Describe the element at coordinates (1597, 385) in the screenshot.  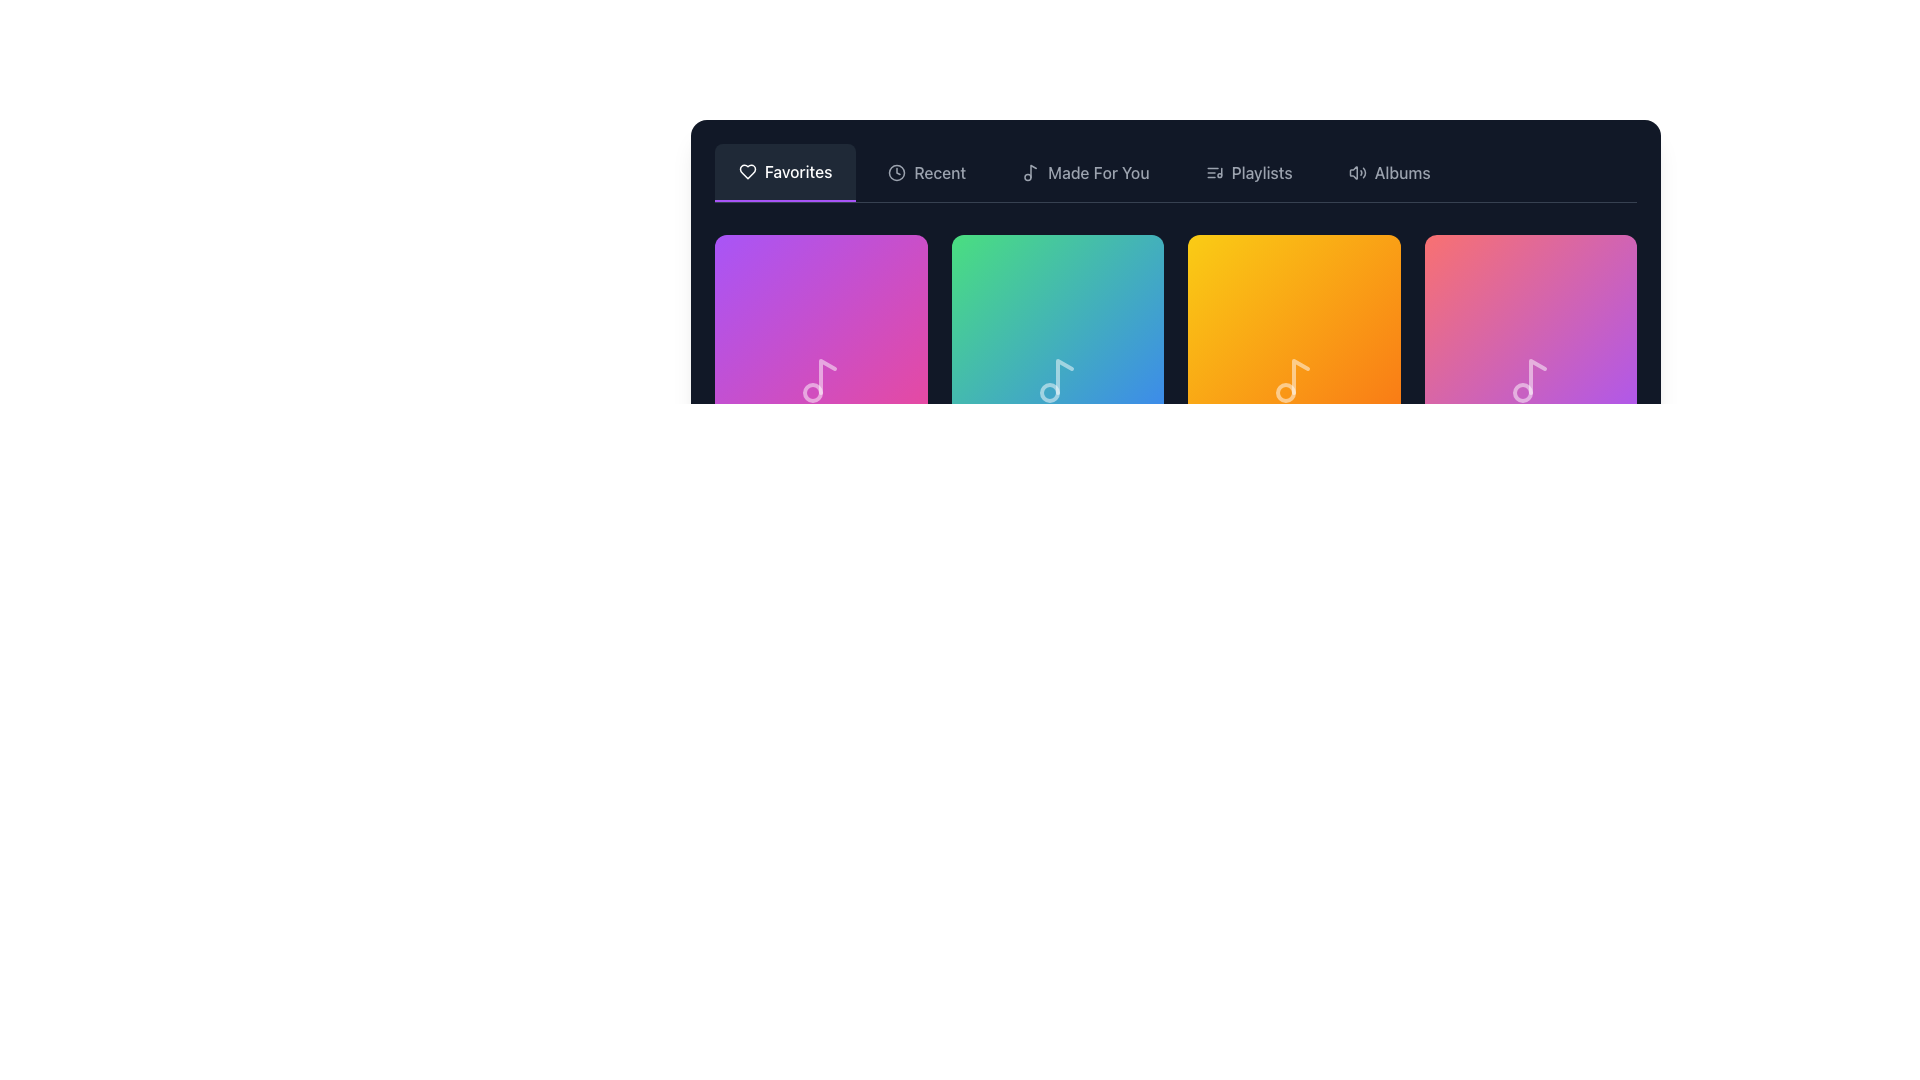
I see `the circular purple play button located at the bottom right of the last card in the horizontal card list` at that location.